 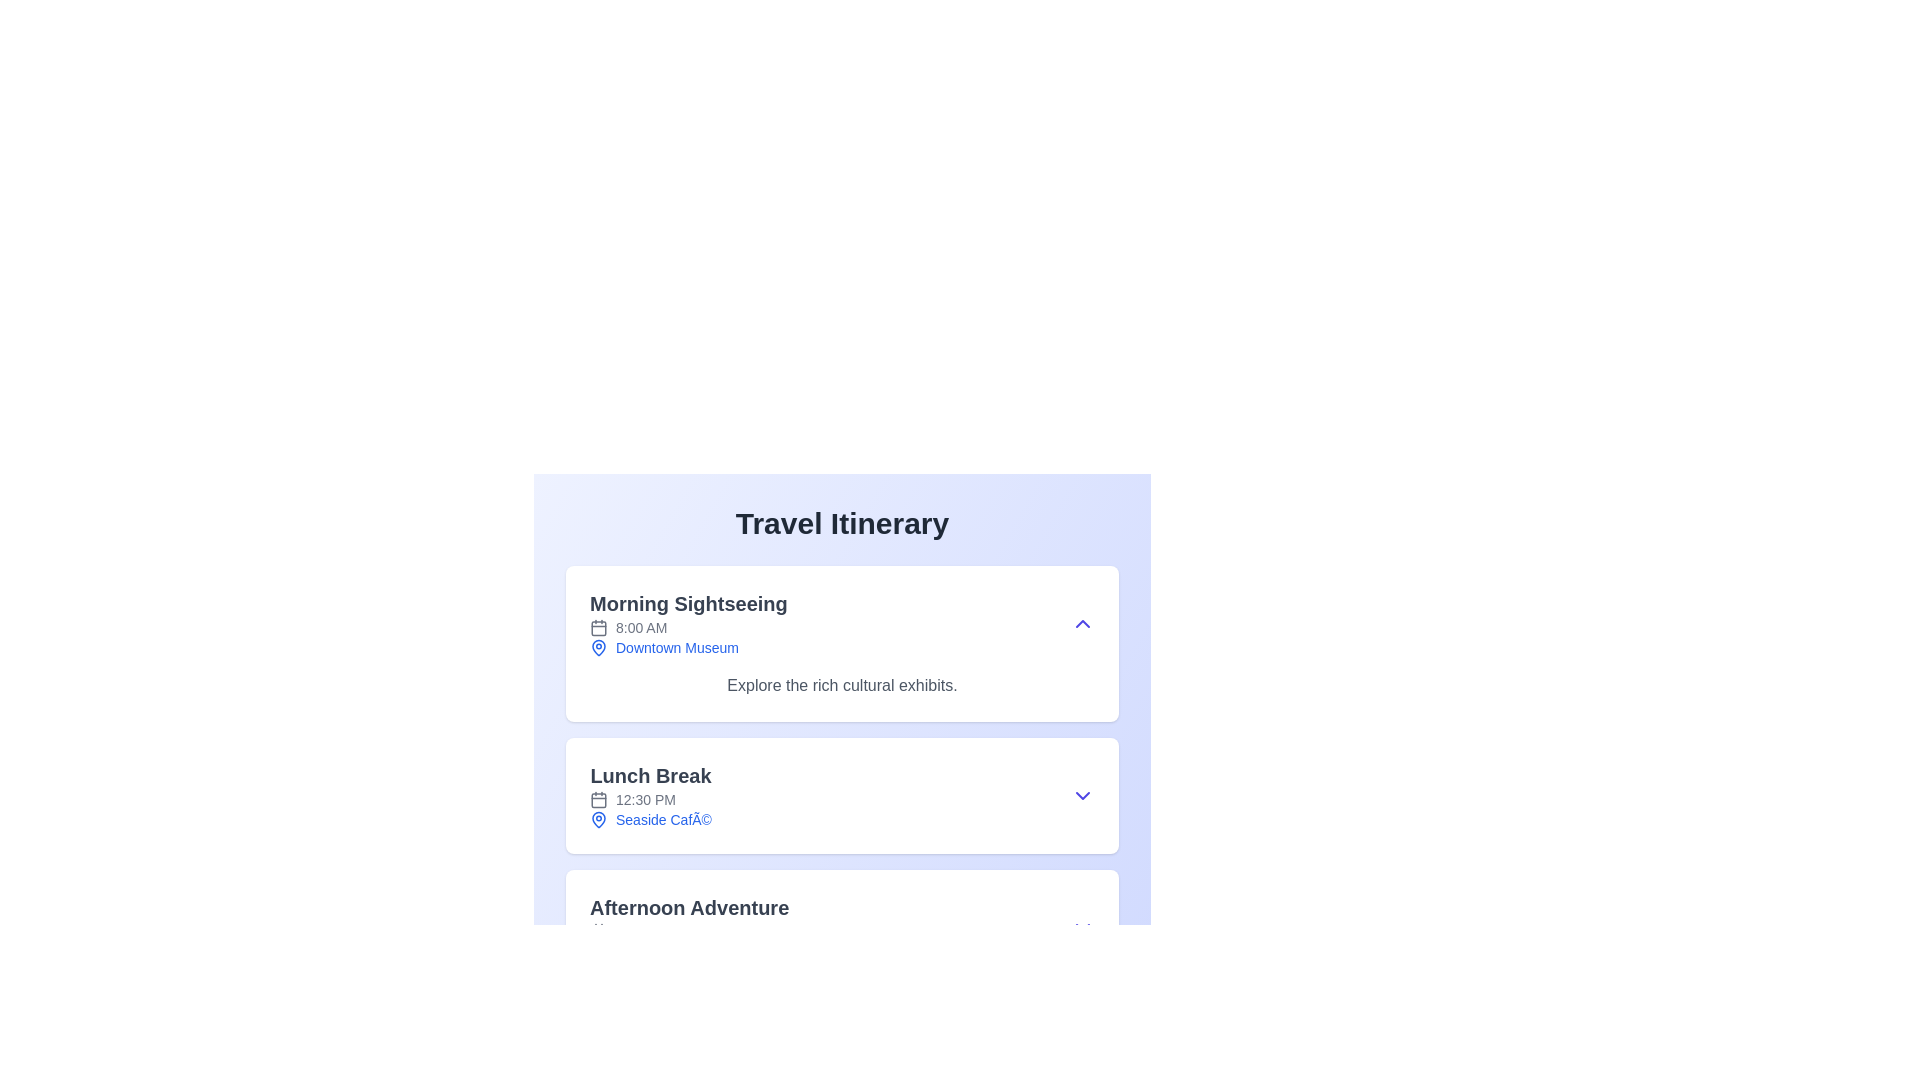 I want to click on the text label reading 'Afternoon Adventure', so click(x=689, y=907).